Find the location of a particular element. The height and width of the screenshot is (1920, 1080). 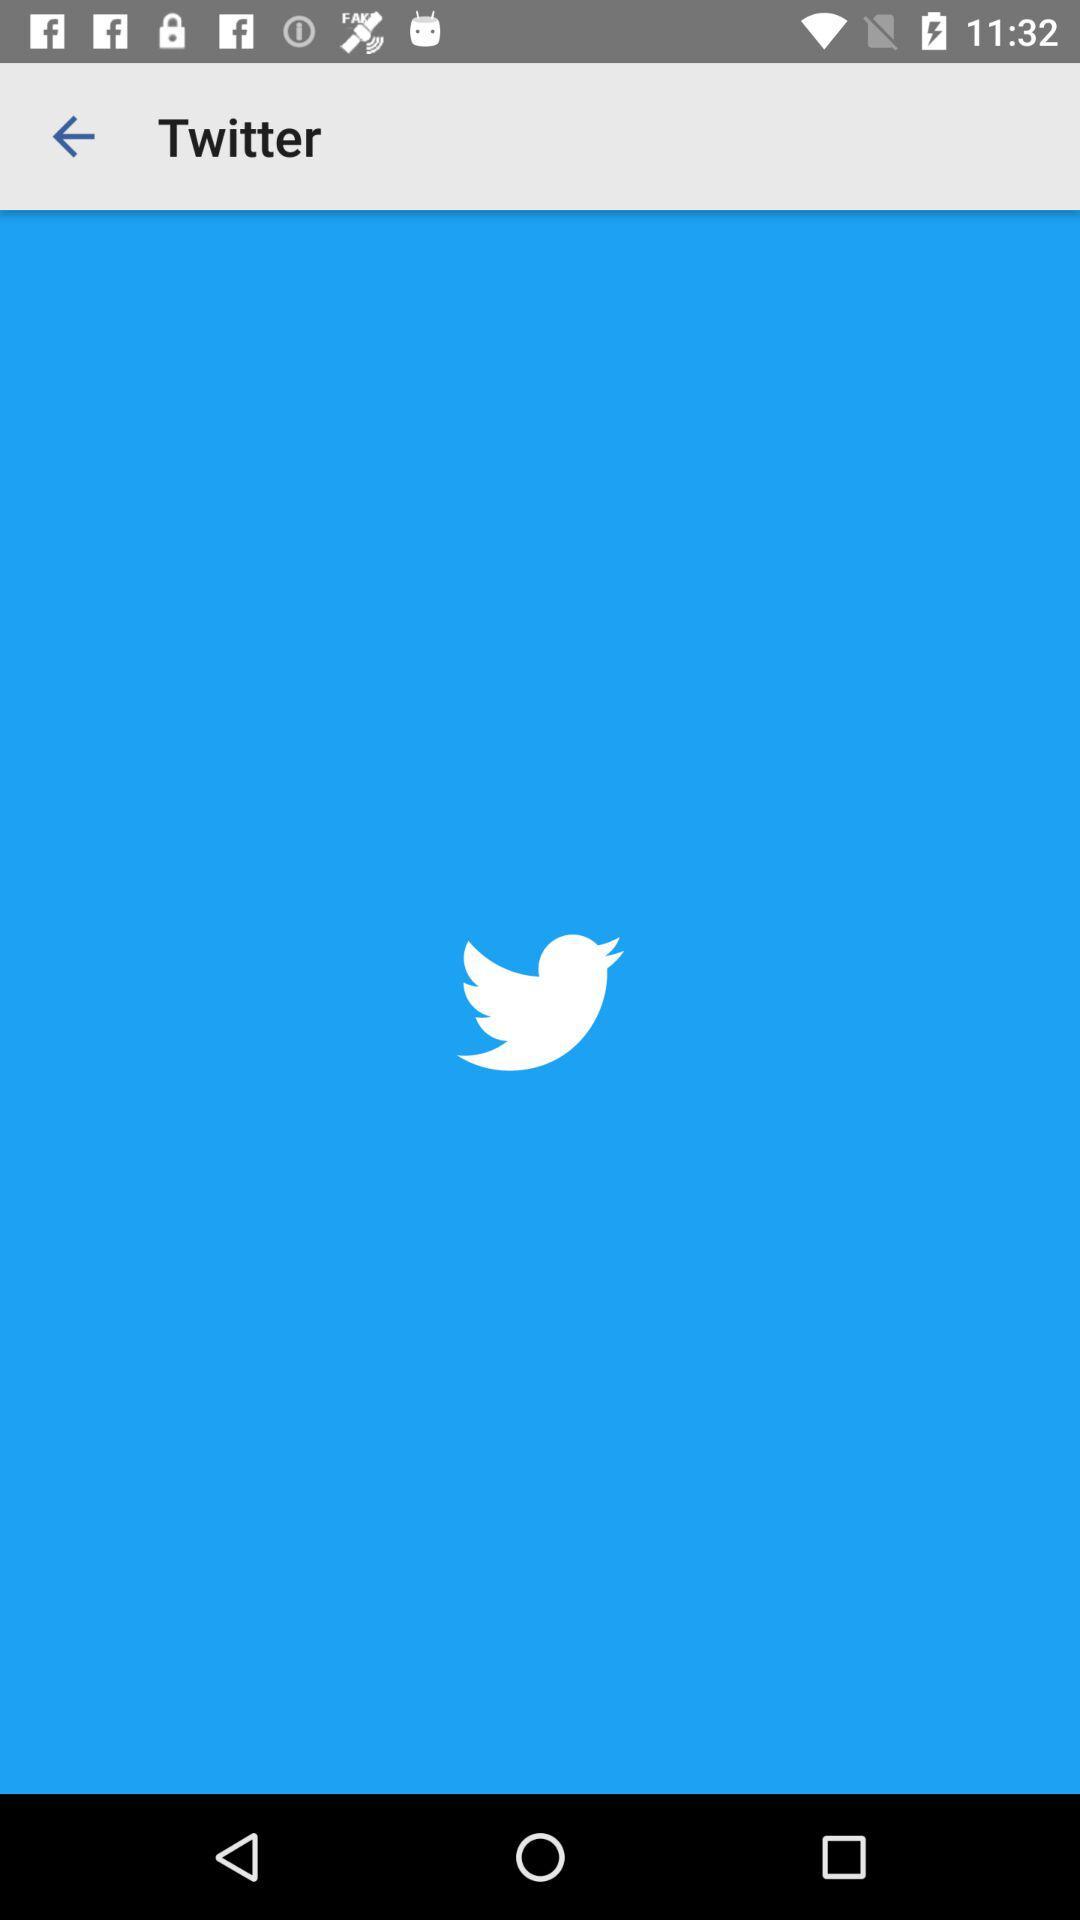

the item at the center is located at coordinates (540, 1002).